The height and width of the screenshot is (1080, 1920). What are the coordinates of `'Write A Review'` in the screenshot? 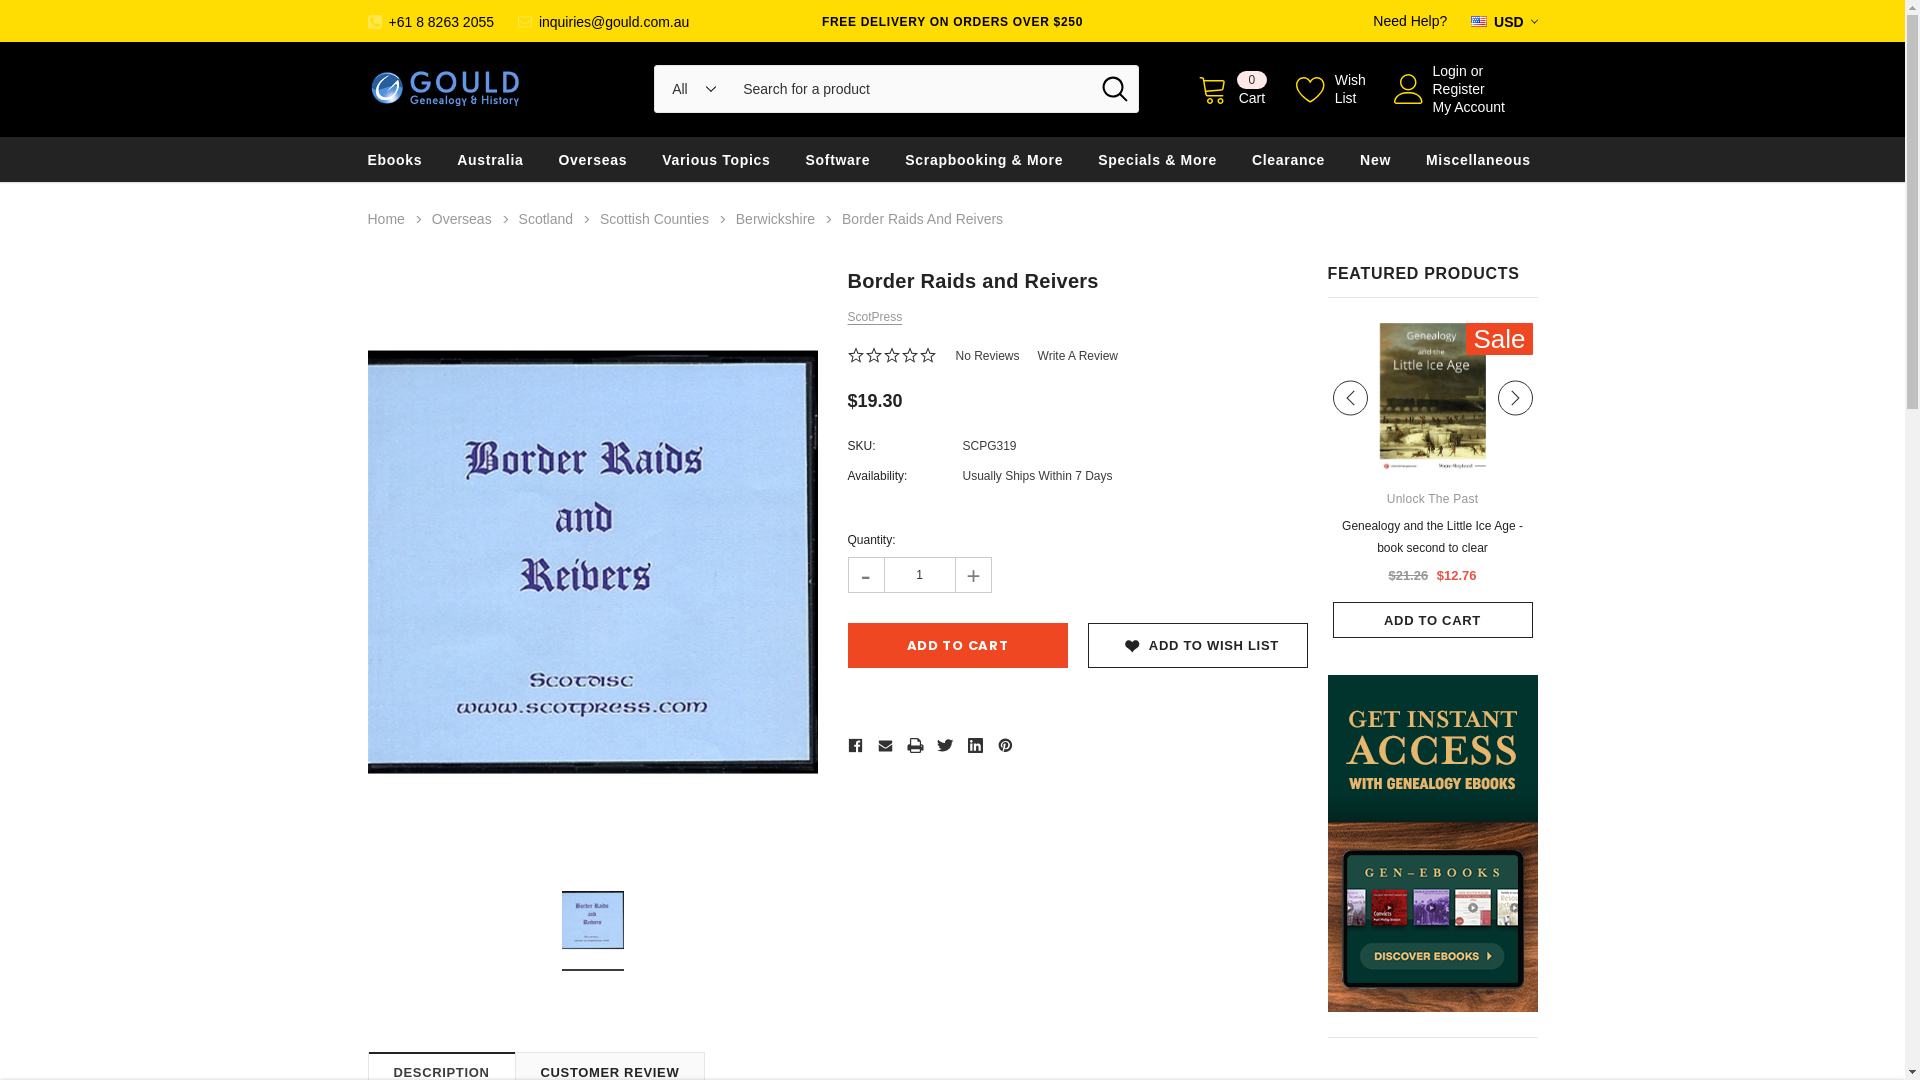 It's located at (1037, 354).